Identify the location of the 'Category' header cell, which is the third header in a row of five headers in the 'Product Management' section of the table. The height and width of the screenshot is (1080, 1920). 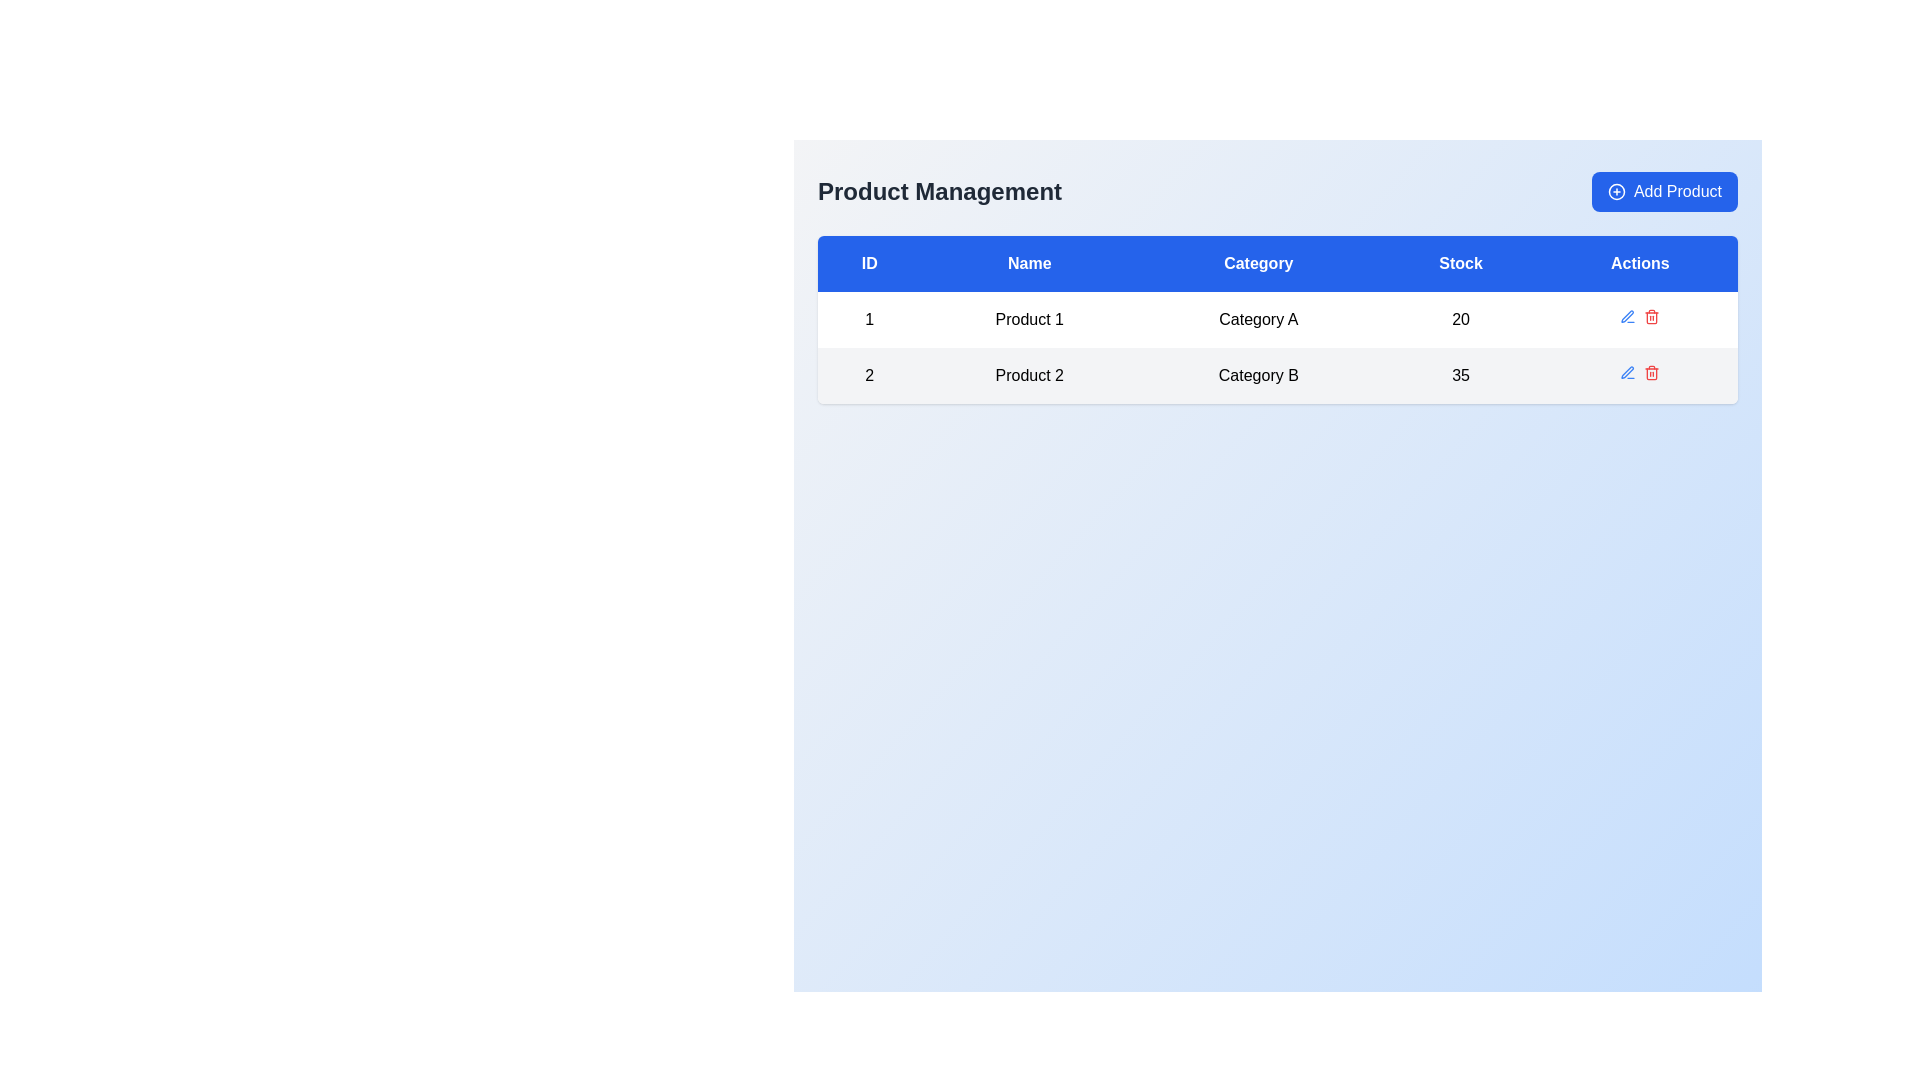
(1276, 262).